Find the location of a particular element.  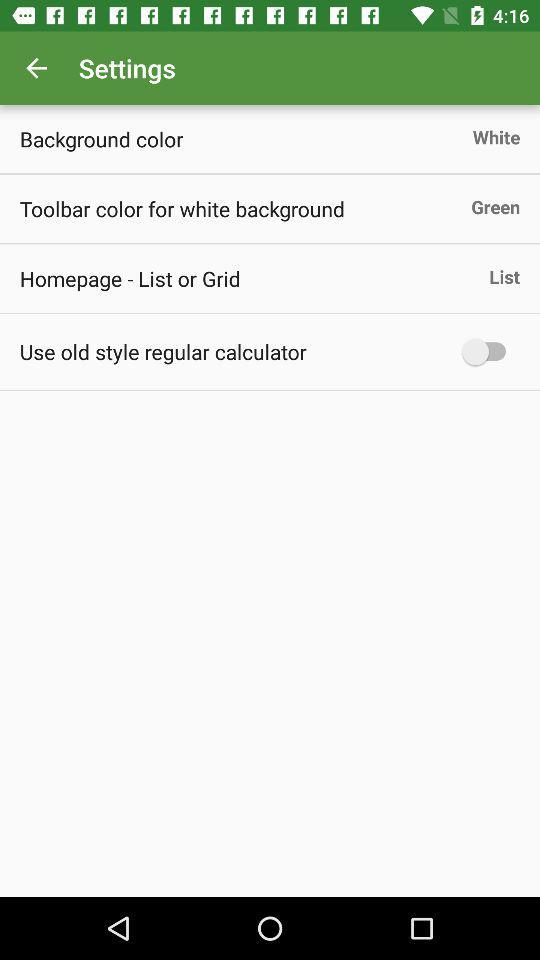

toolbar color for item is located at coordinates (182, 208).